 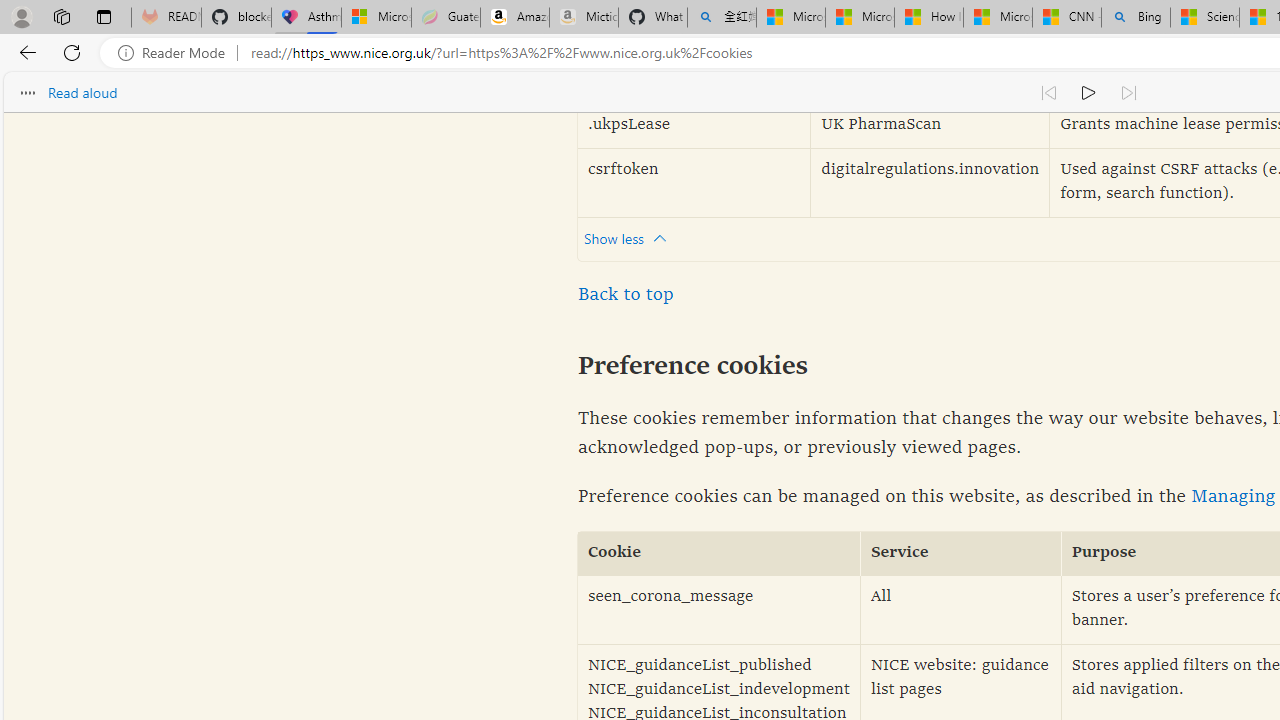 What do you see at coordinates (719, 609) in the screenshot?
I see `'seen_corona_message'` at bounding box center [719, 609].